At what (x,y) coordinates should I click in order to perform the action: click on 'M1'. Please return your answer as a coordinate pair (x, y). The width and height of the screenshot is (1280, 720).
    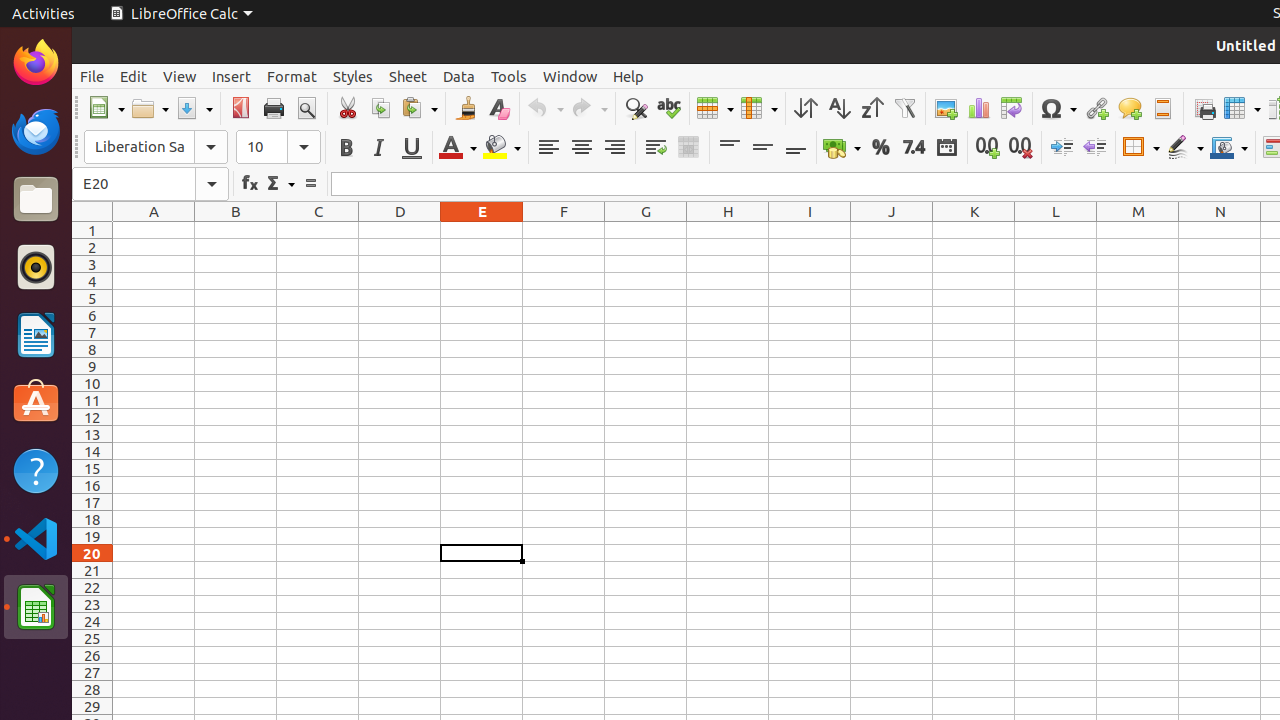
    Looking at the image, I should click on (1138, 229).